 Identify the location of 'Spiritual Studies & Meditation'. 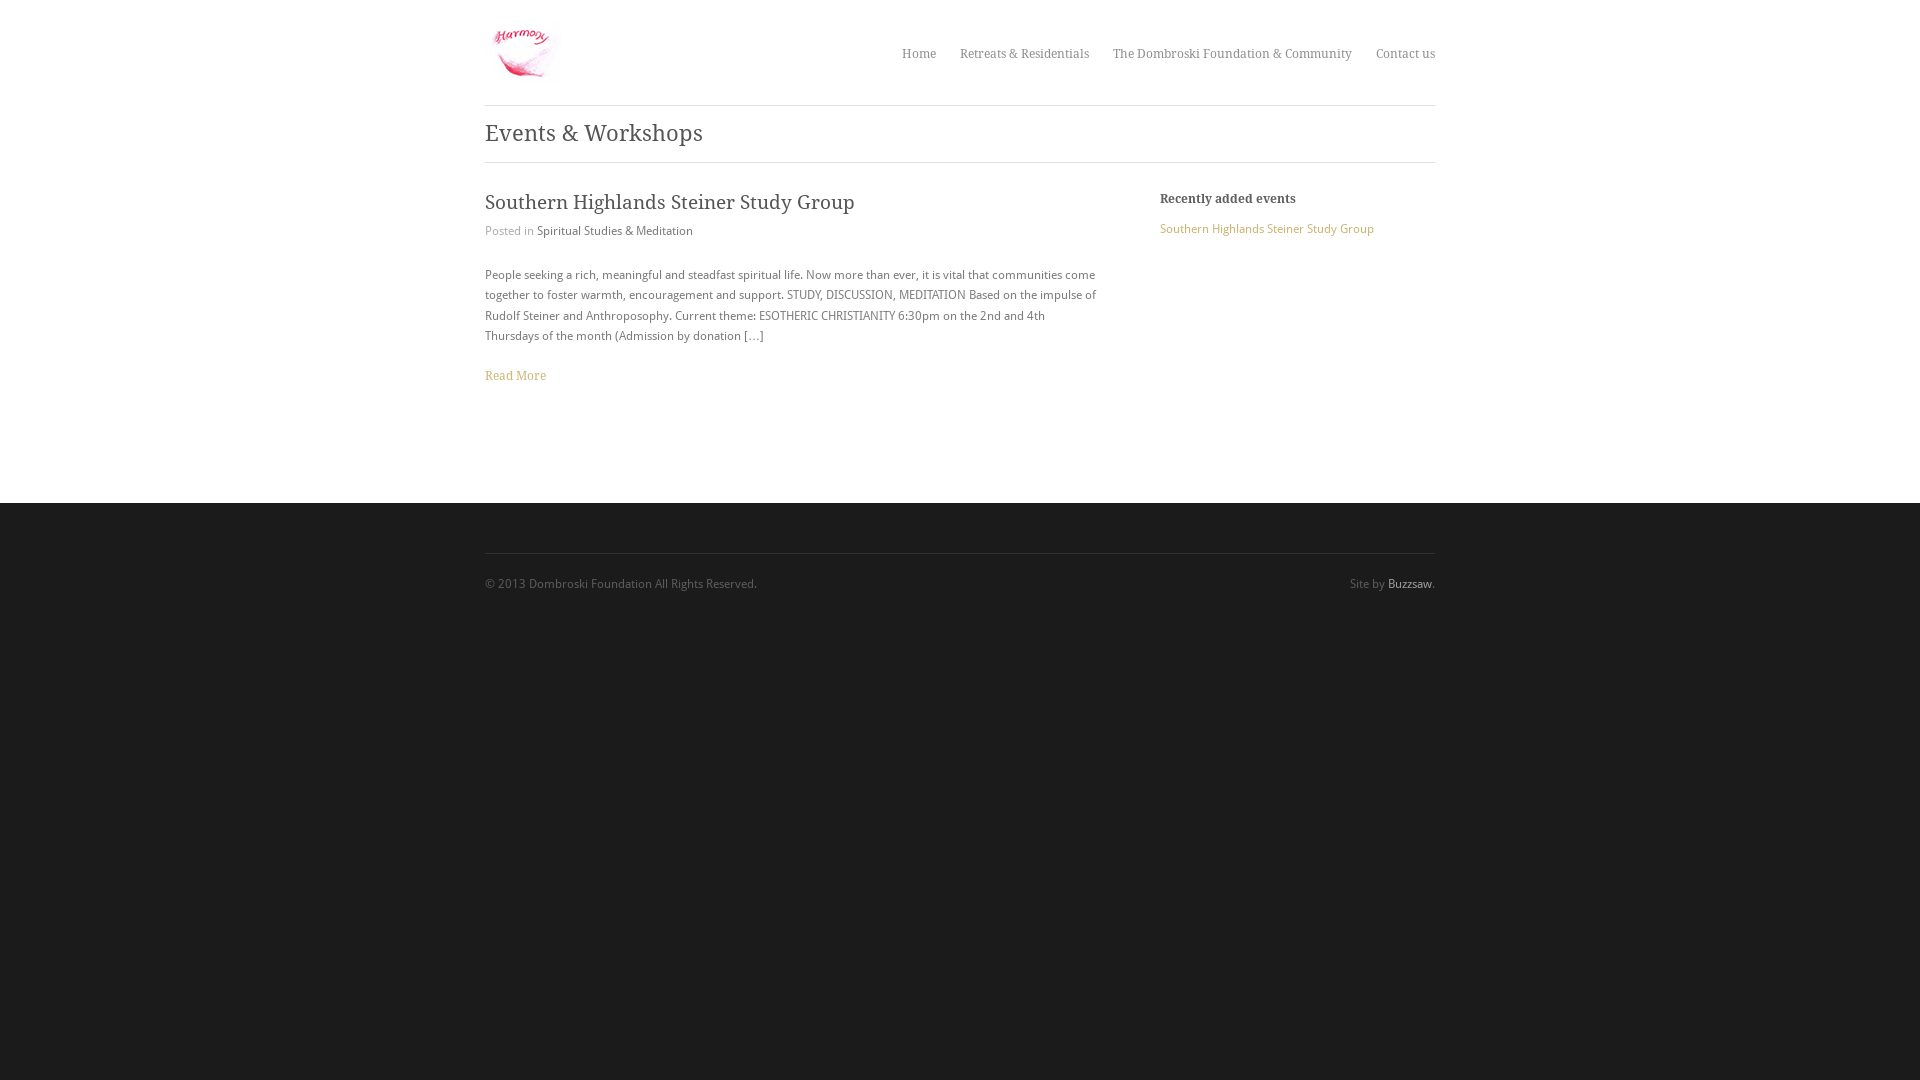
(613, 230).